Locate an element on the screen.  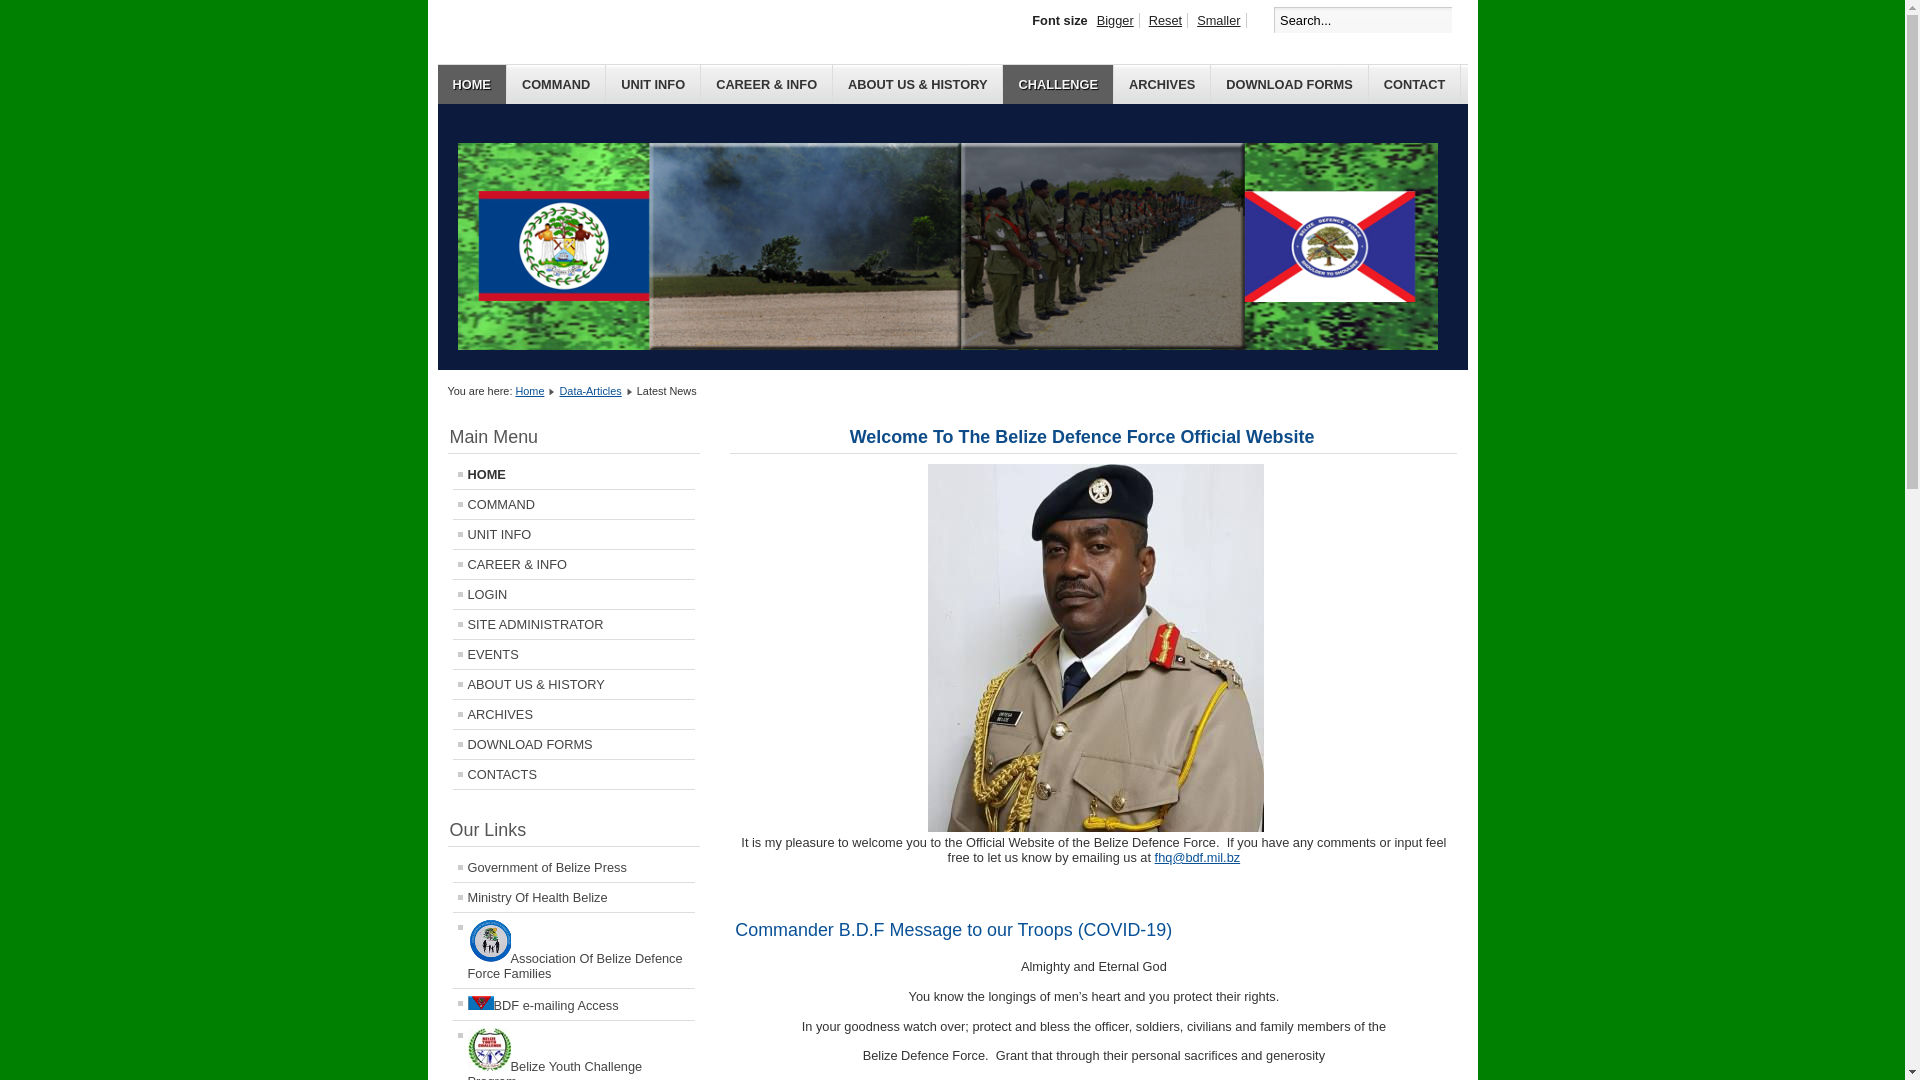
'UNIT INFO' is located at coordinates (653, 83).